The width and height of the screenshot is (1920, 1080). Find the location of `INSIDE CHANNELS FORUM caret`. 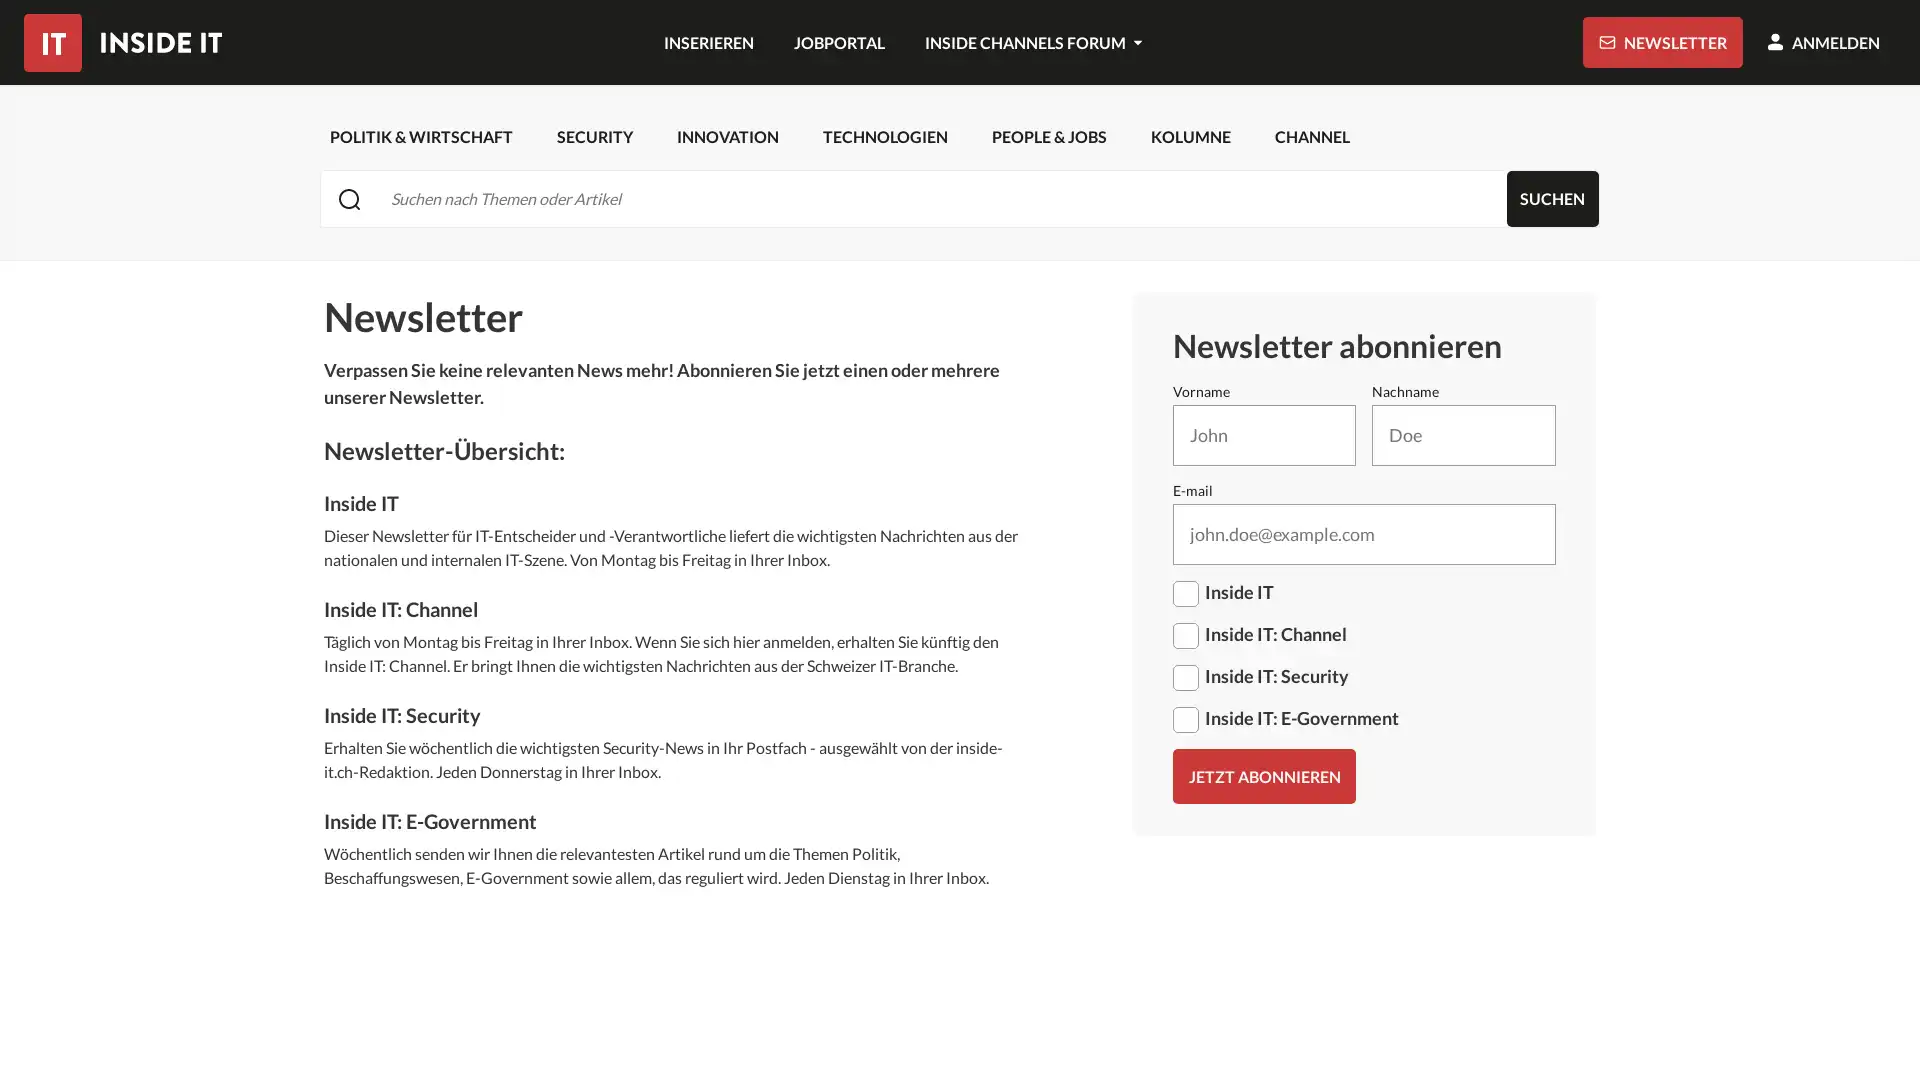

INSIDE CHANNELS FORUM caret is located at coordinates (1032, 42).